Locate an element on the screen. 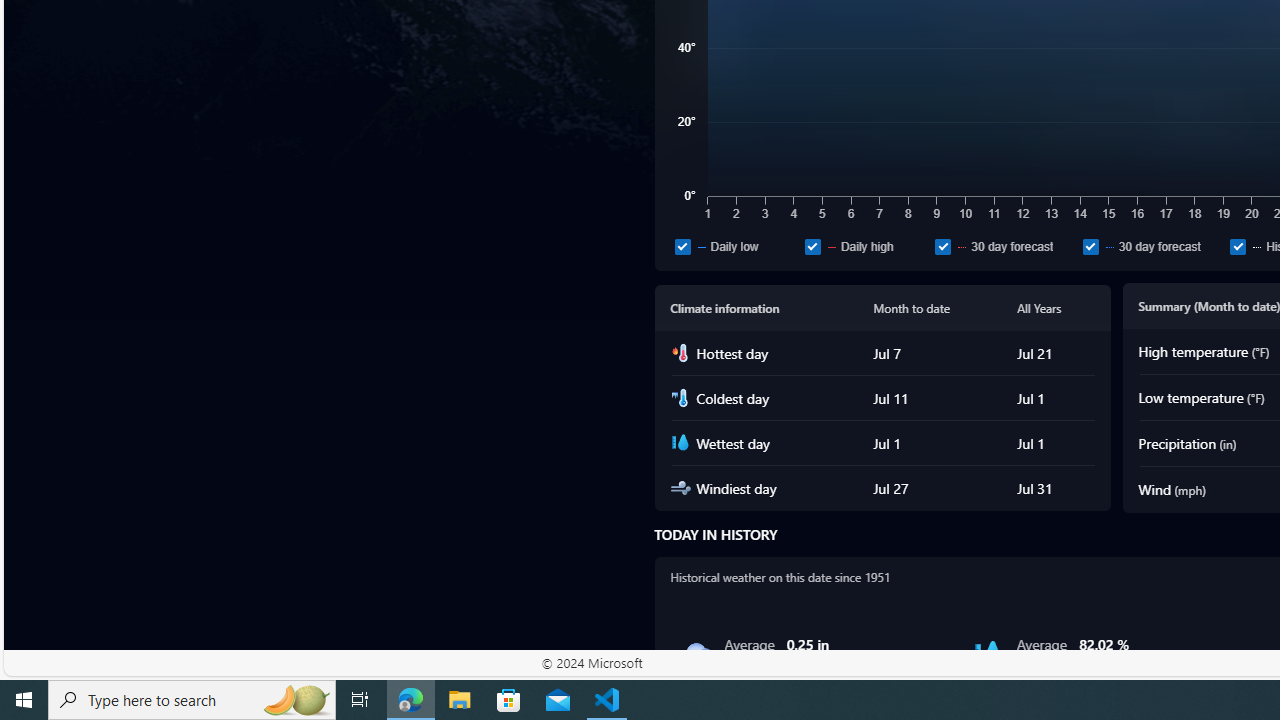 This screenshot has height=720, width=1280. '30 day forecast' is located at coordinates (1089, 245).